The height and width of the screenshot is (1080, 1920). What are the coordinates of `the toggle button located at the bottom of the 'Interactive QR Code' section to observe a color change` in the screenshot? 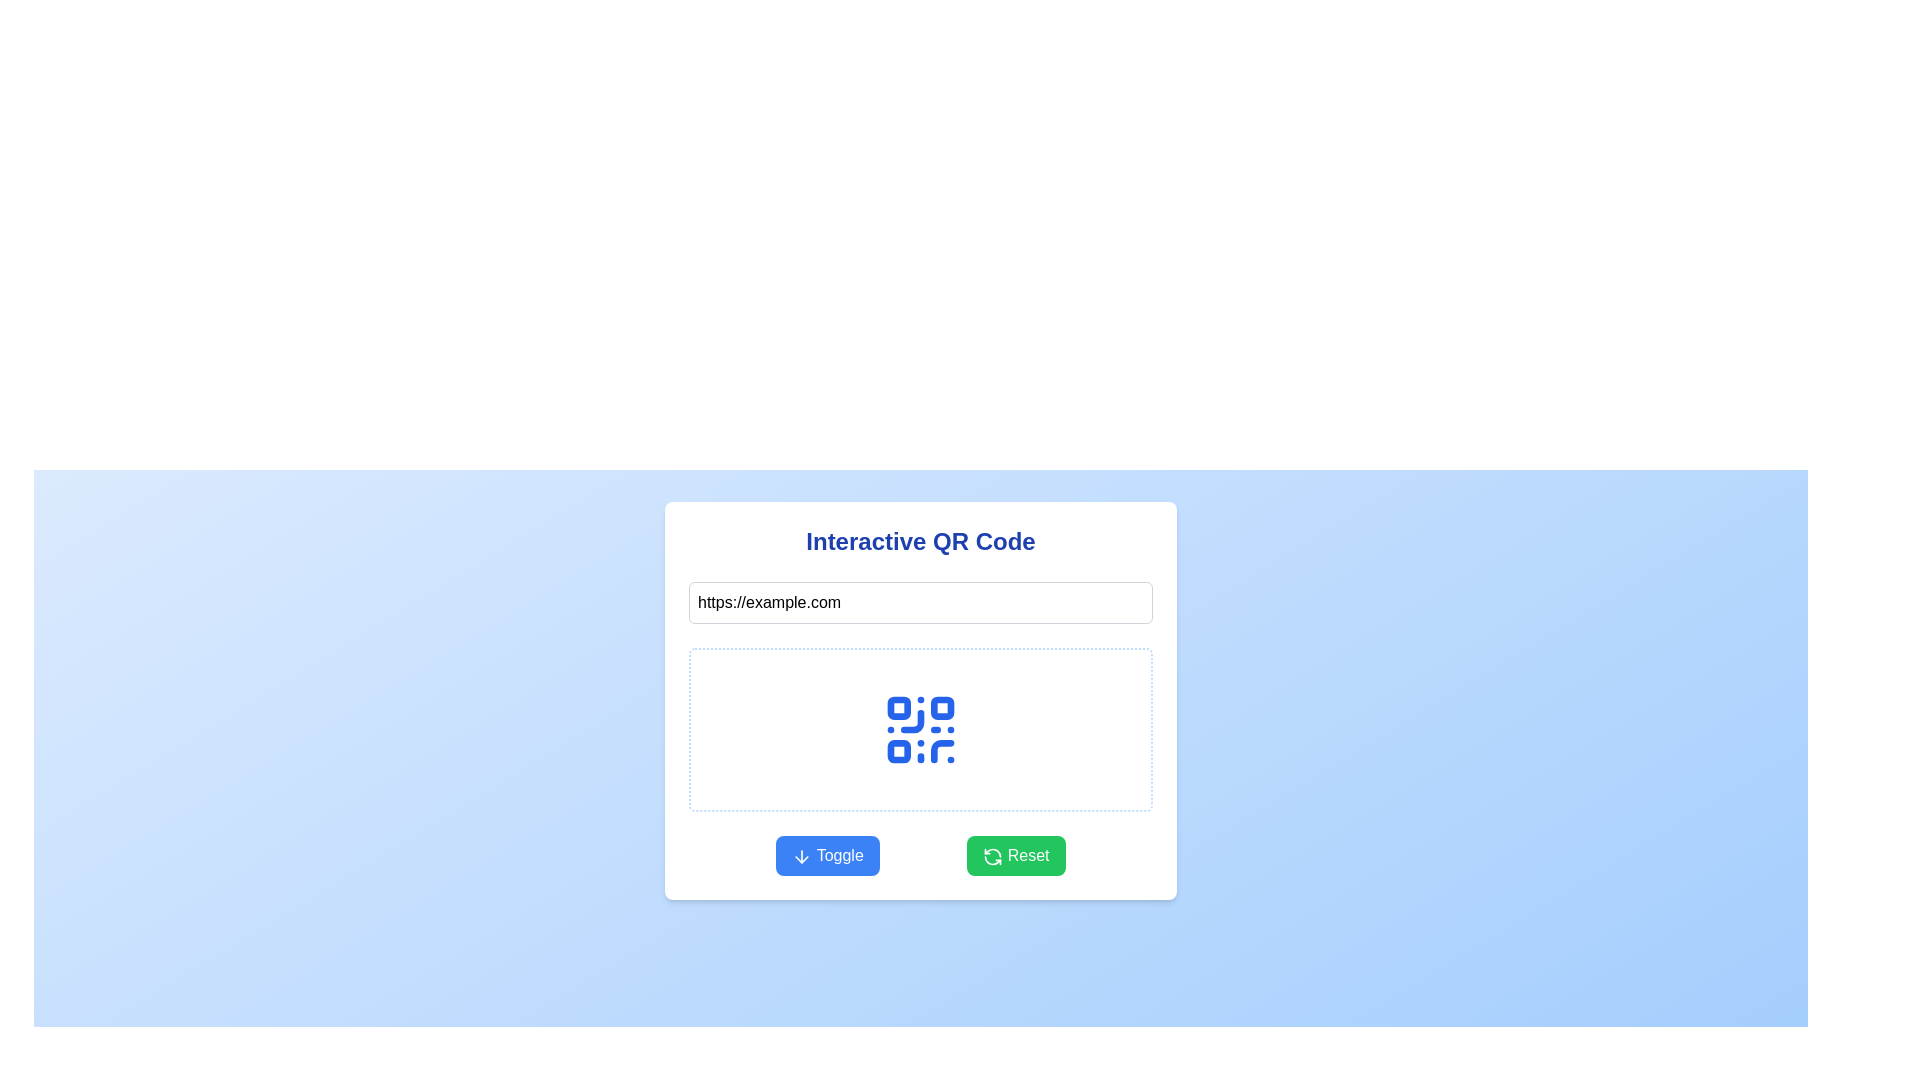 It's located at (828, 855).